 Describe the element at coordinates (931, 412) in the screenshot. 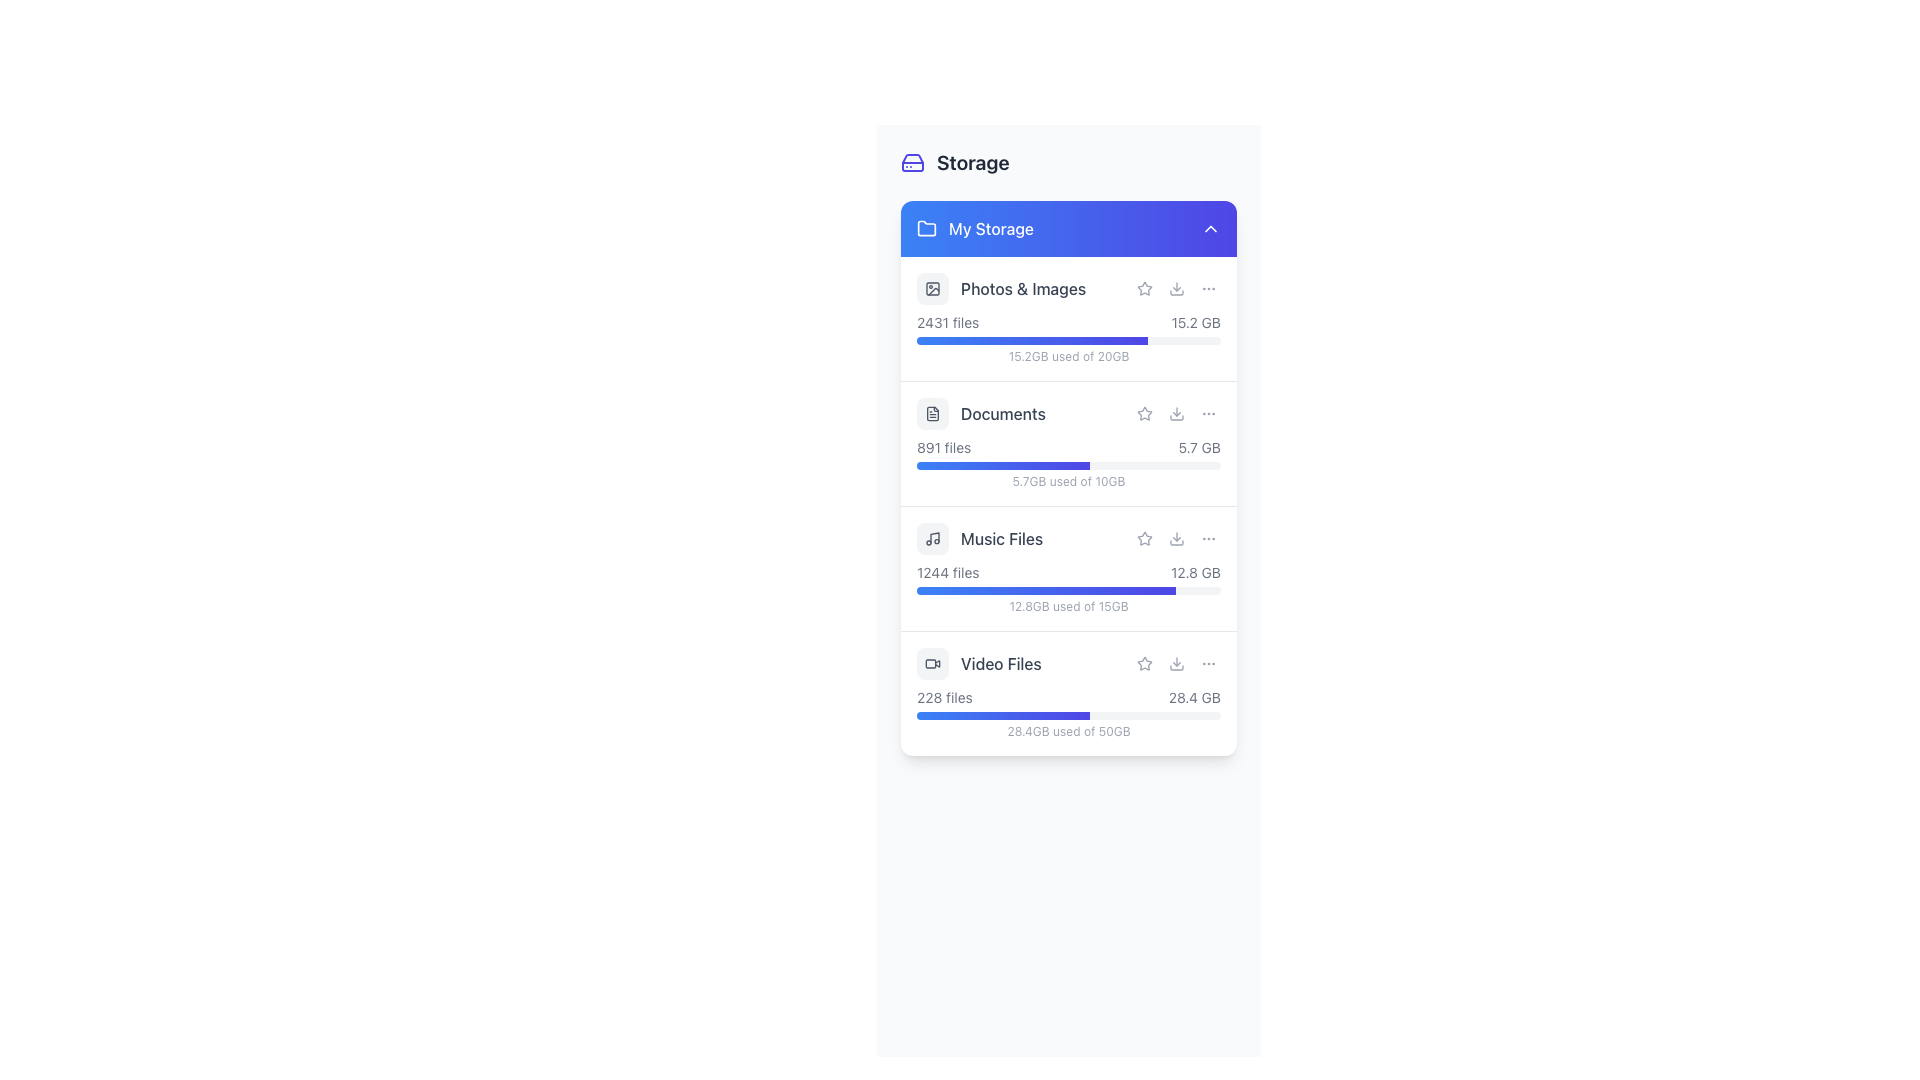

I see `the 'Documents' category icon located to the left of the text 'Documents' in the storage list, which is the second entry under 'My Storage'` at that location.